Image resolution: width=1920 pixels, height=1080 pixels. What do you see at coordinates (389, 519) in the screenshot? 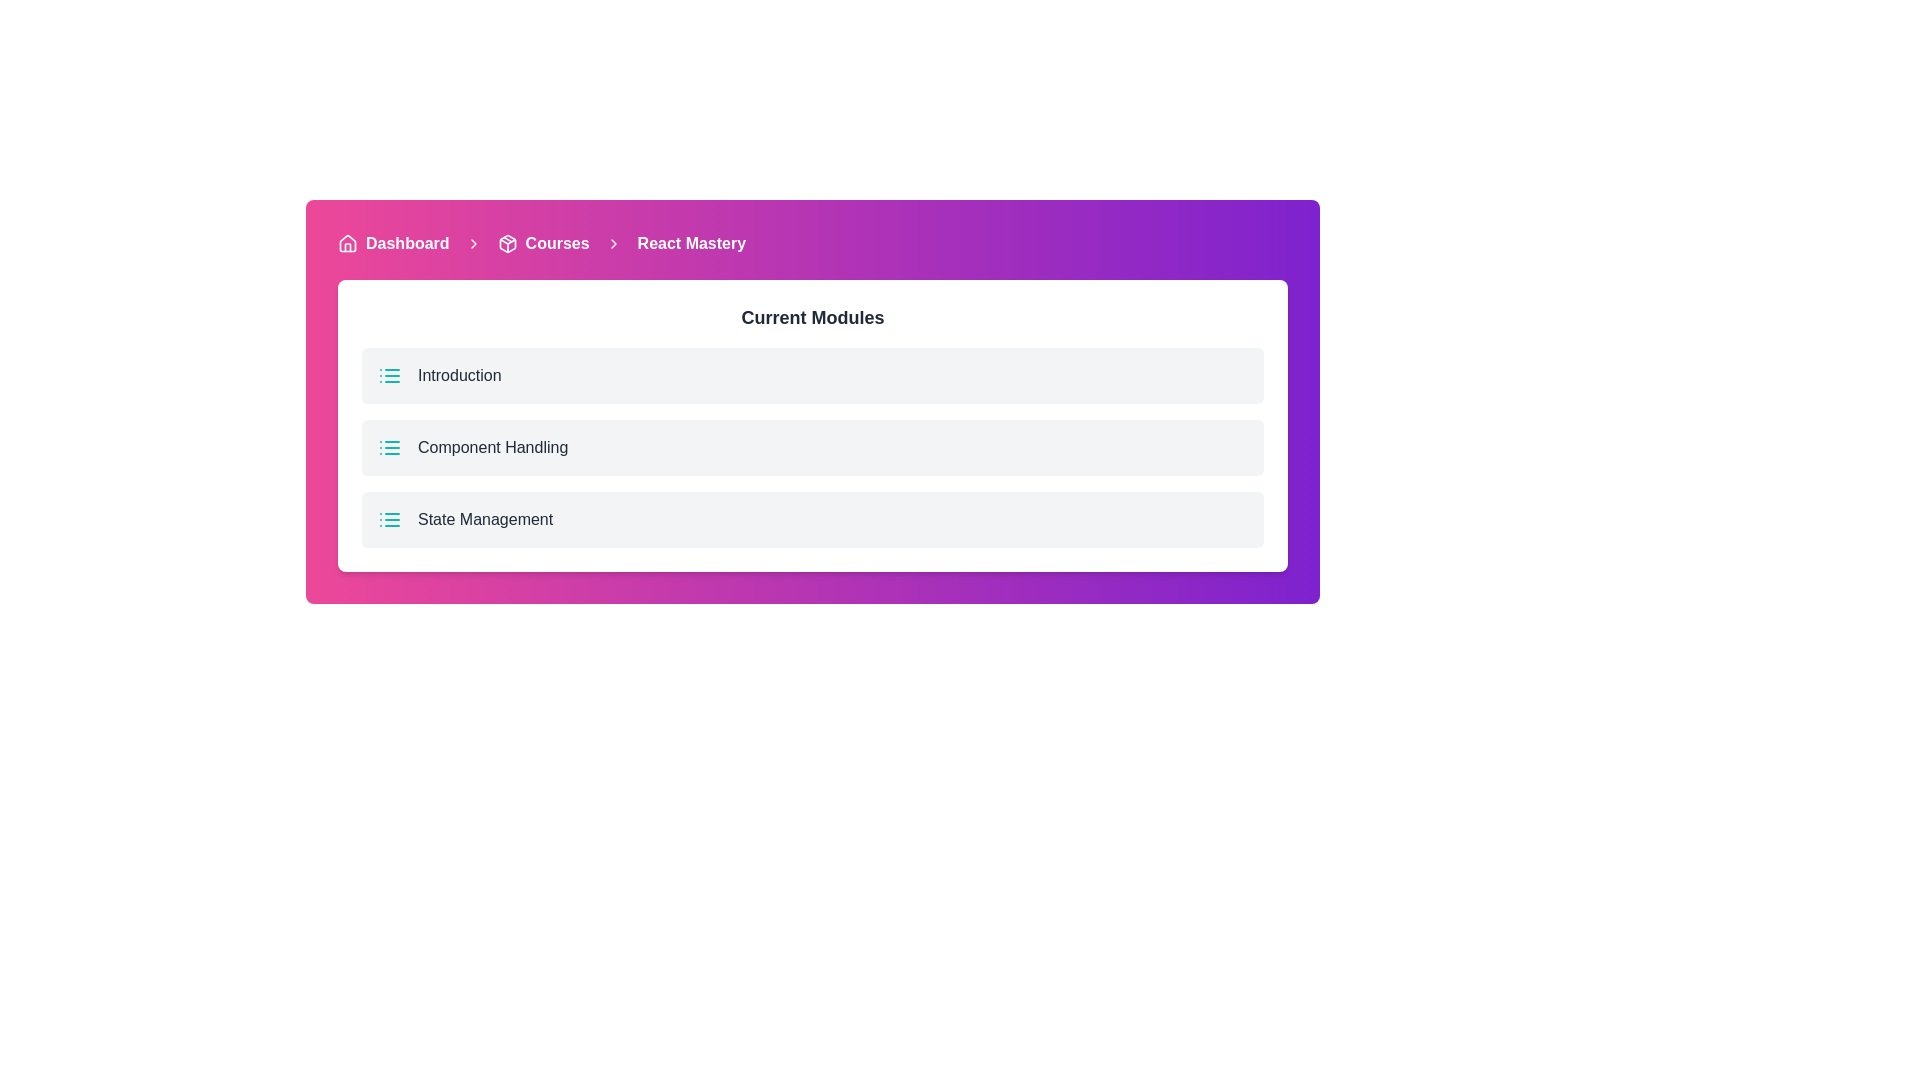
I see `the icon representing the 'State Management' module, located to the far left of the text 'State Management'` at bounding box center [389, 519].